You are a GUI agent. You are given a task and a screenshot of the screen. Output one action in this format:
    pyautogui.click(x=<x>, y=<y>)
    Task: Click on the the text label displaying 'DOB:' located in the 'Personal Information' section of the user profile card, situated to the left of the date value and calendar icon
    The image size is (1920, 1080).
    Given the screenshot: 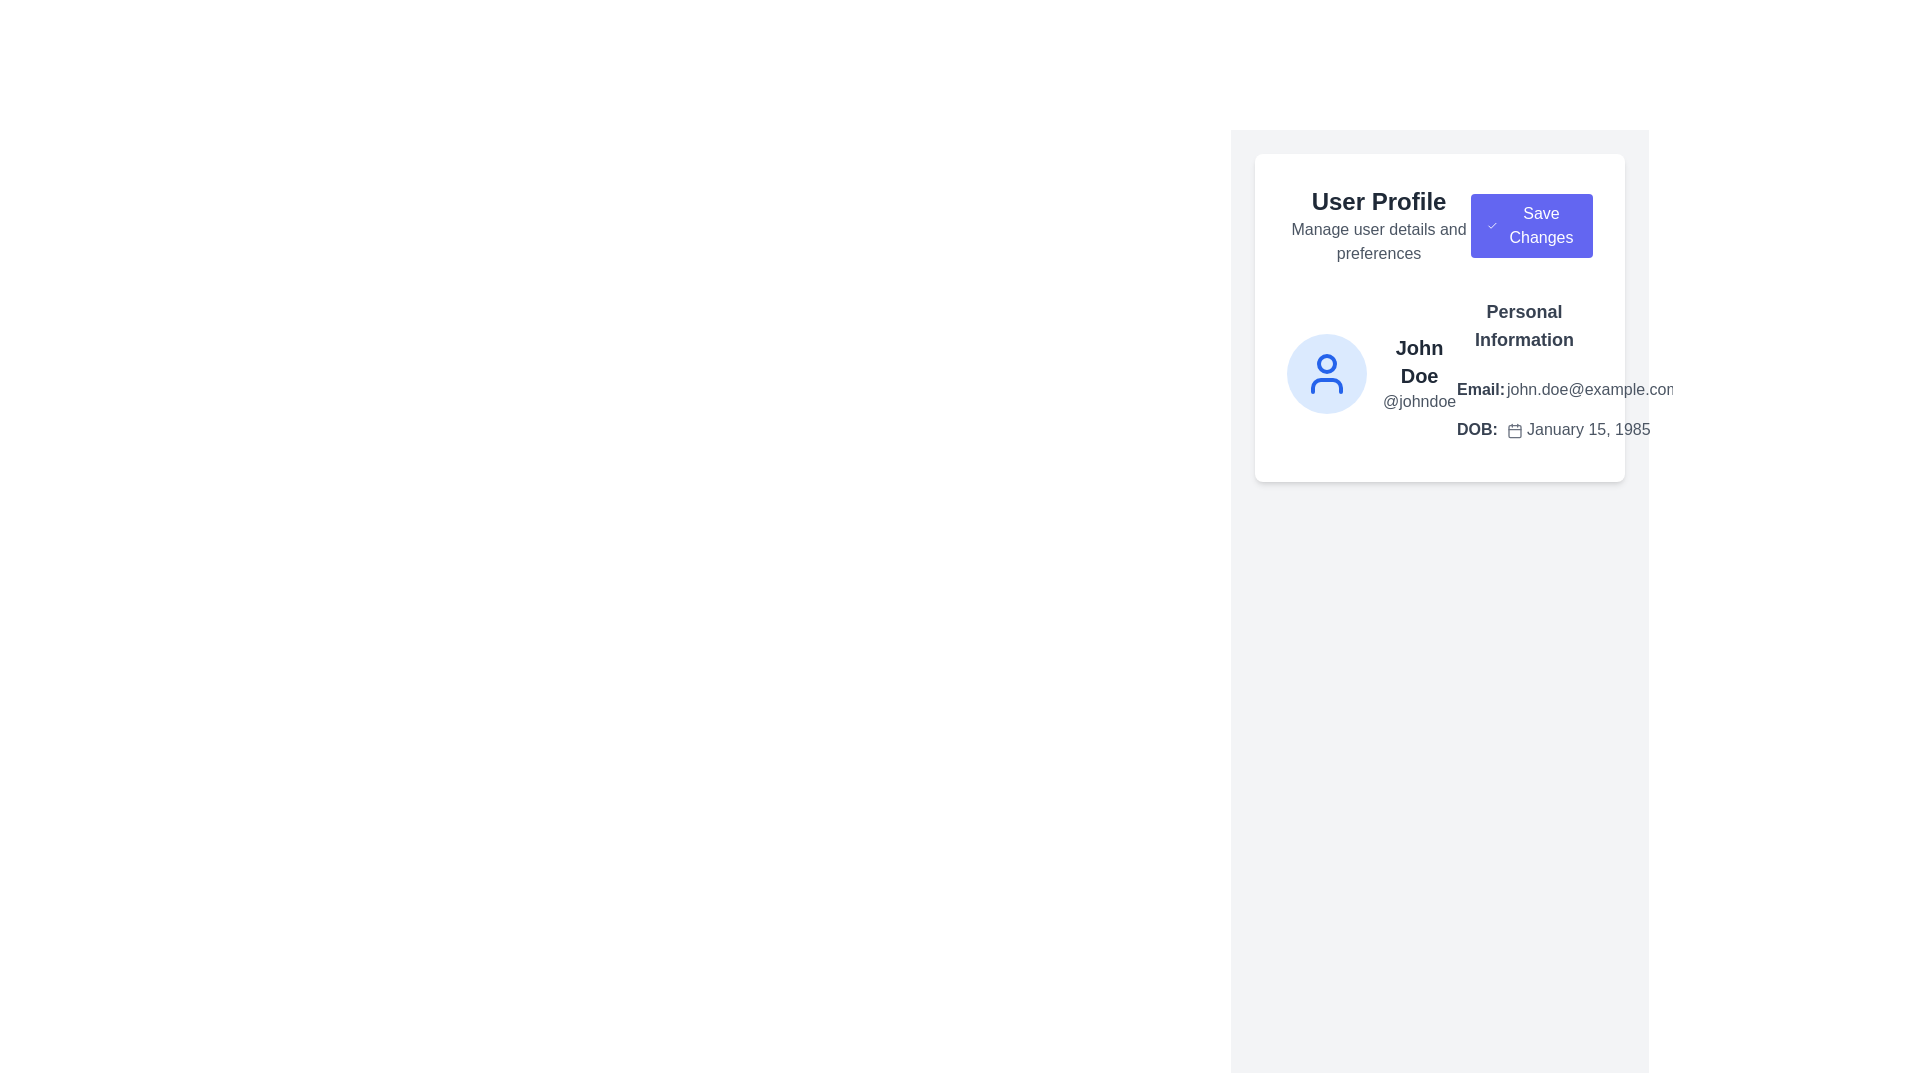 What is the action you would take?
    pyautogui.click(x=1481, y=428)
    